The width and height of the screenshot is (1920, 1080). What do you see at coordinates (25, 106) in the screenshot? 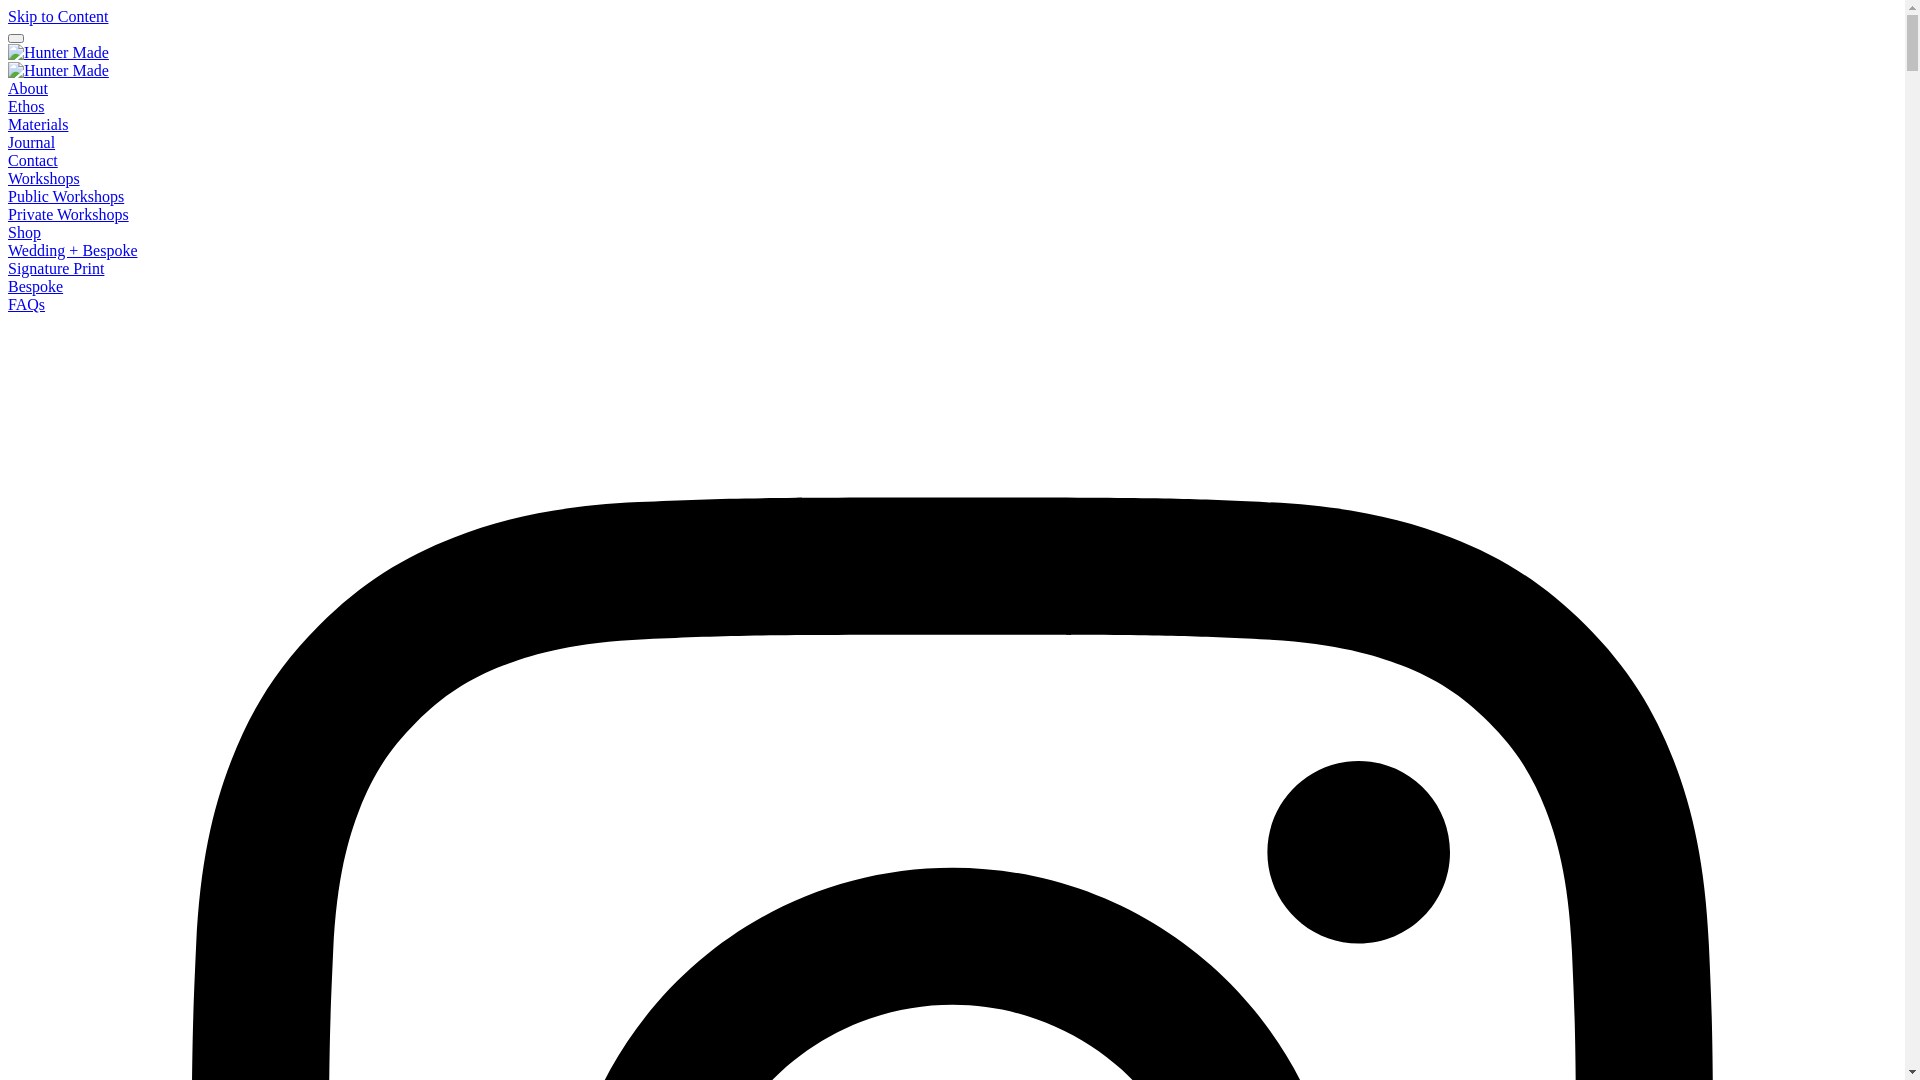
I see `'Ethos'` at bounding box center [25, 106].